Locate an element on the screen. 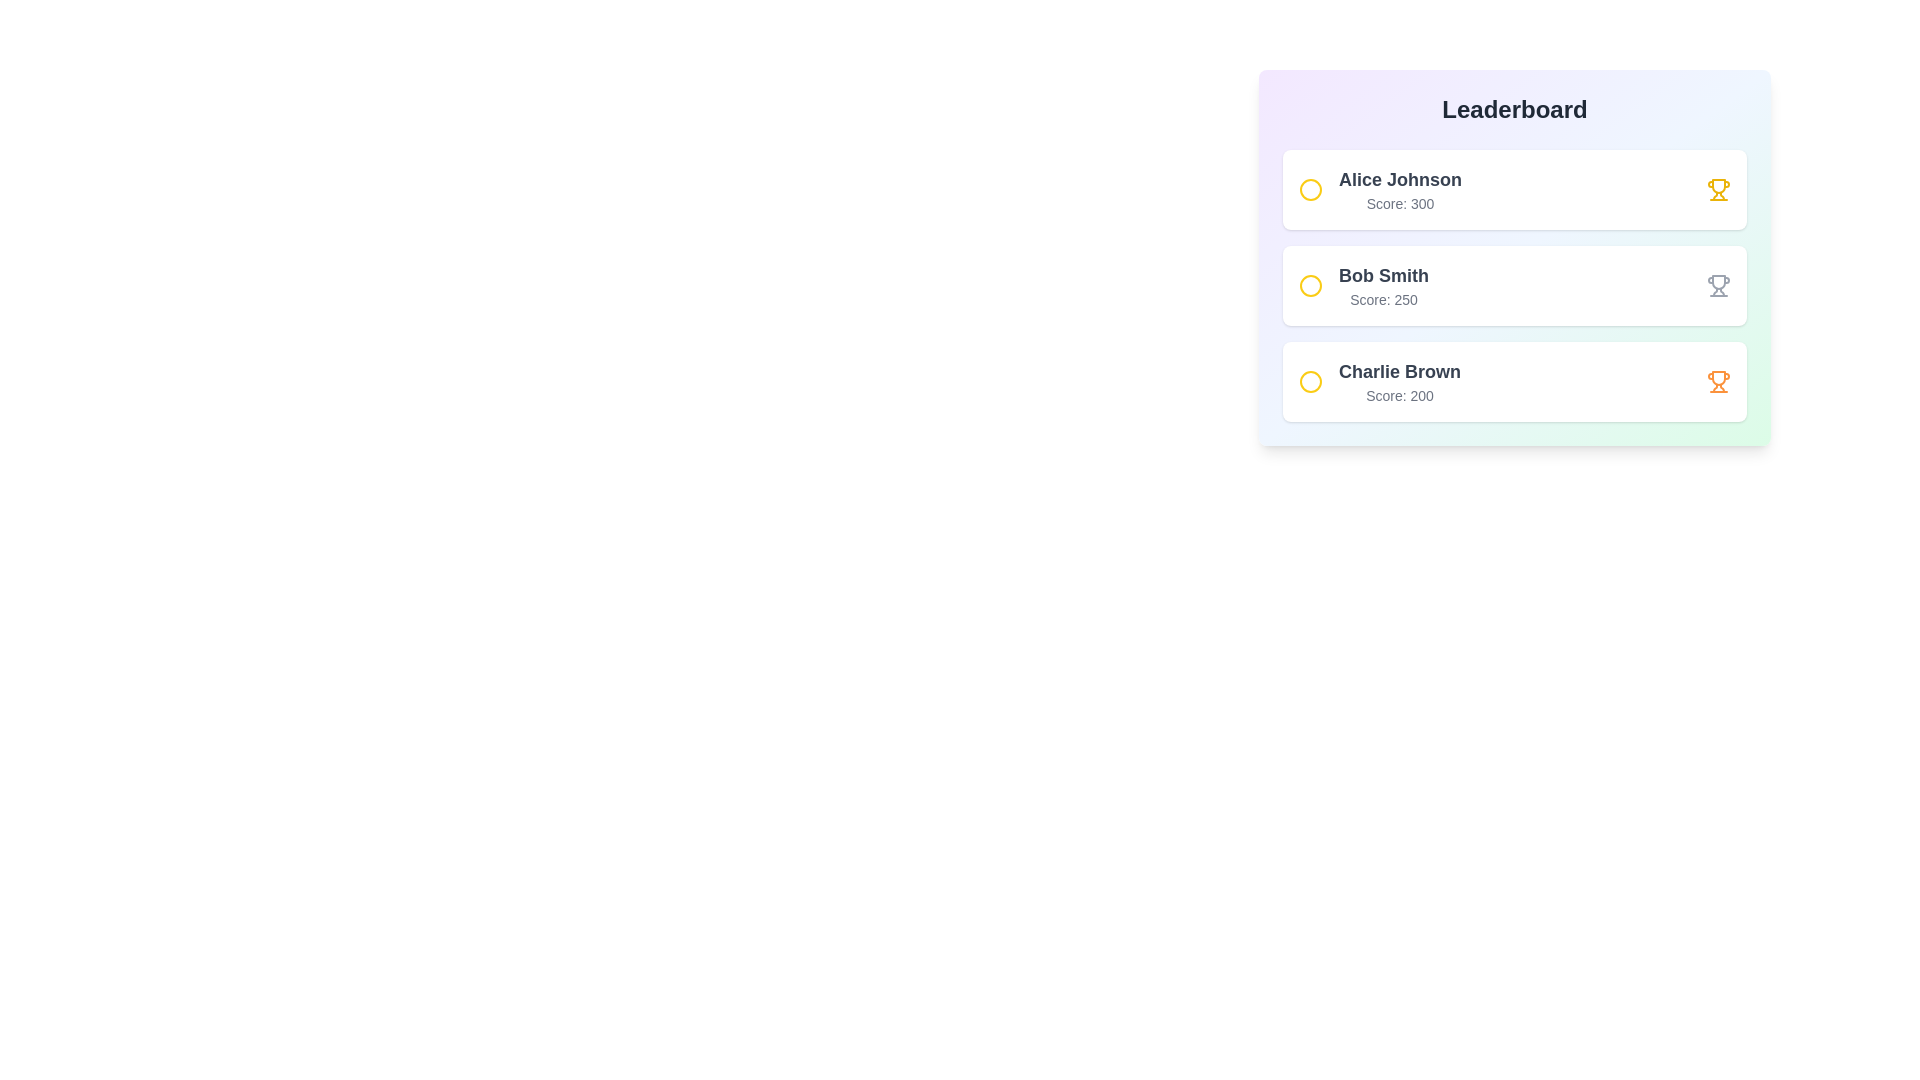 Image resolution: width=1920 pixels, height=1080 pixels. the leaderboard title to highlight or copy it is located at coordinates (1515, 110).